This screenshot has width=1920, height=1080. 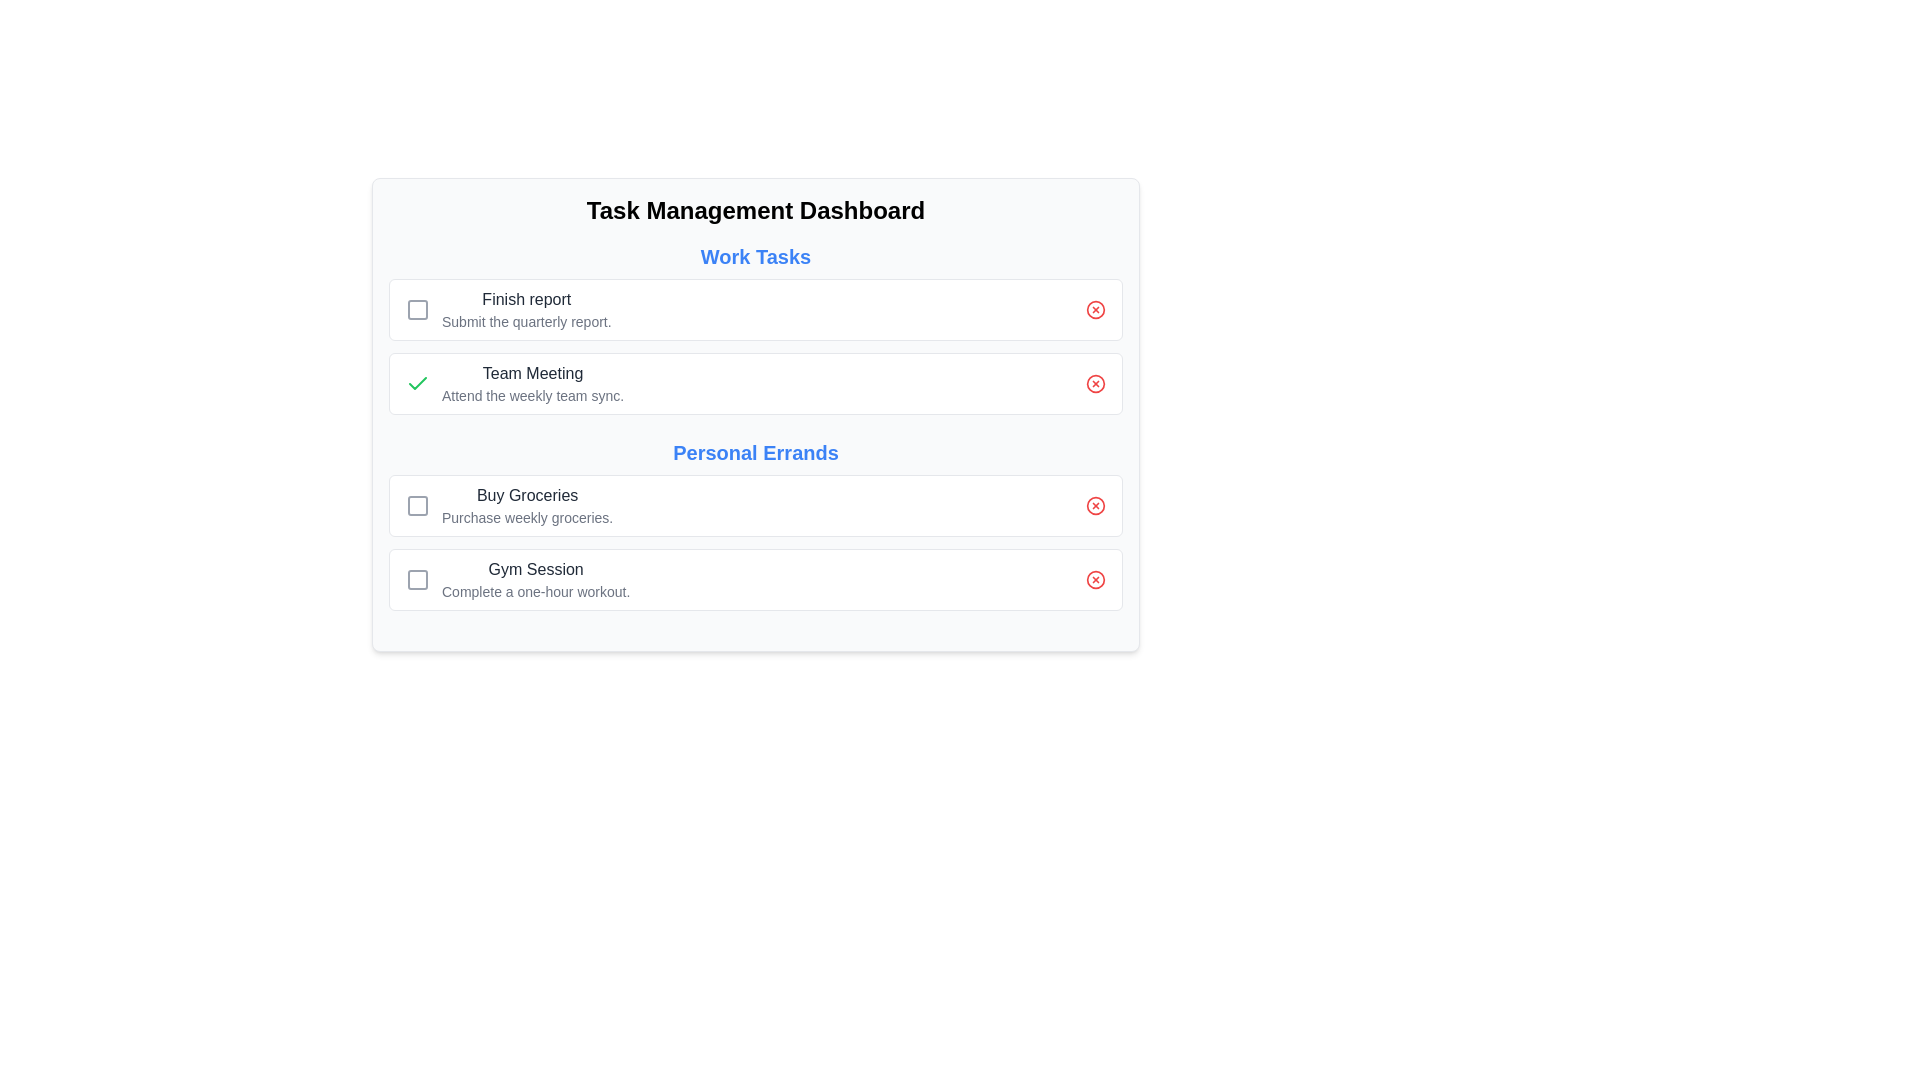 What do you see at coordinates (536, 590) in the screenshot?
I see `the Text label that provides supplementary detail for the 'Gym Session' task, located below the larger 'Gym Session' text in the 'Personal Errands' section` at bounding box center [536, 590].